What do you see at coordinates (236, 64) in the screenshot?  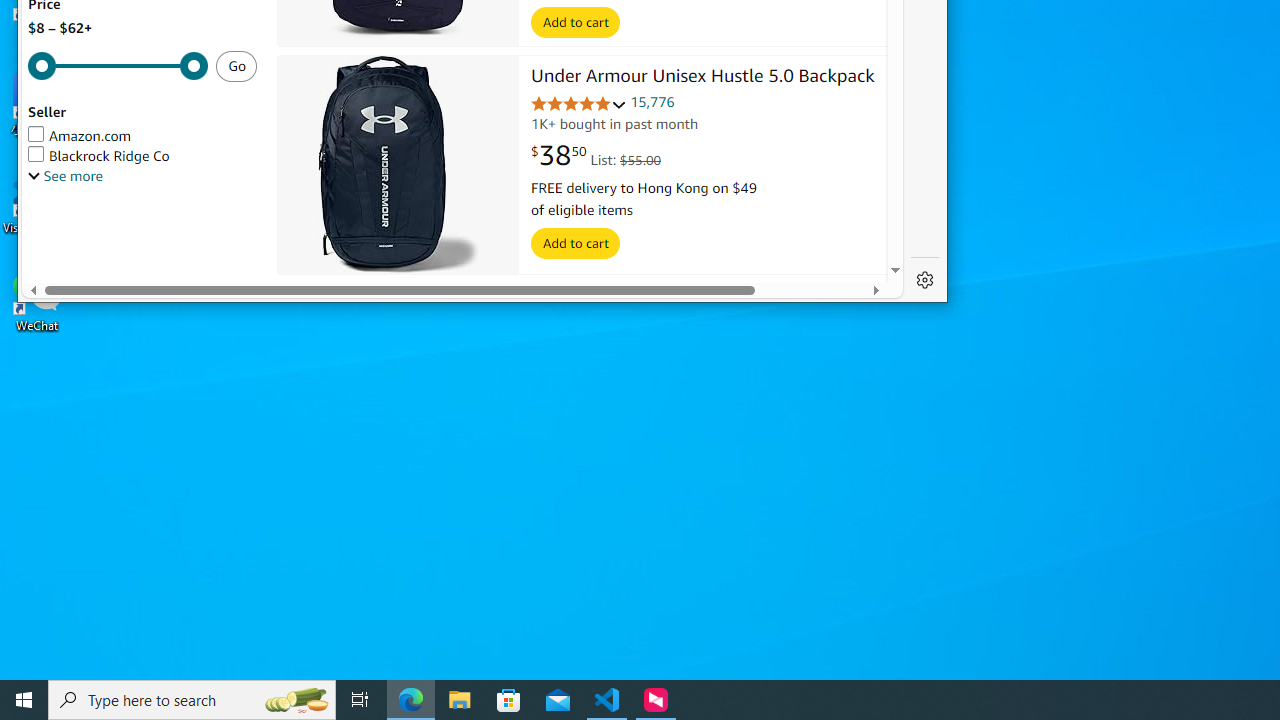 I see `'Go - Submit price range'` at bounding box center [236, 64].